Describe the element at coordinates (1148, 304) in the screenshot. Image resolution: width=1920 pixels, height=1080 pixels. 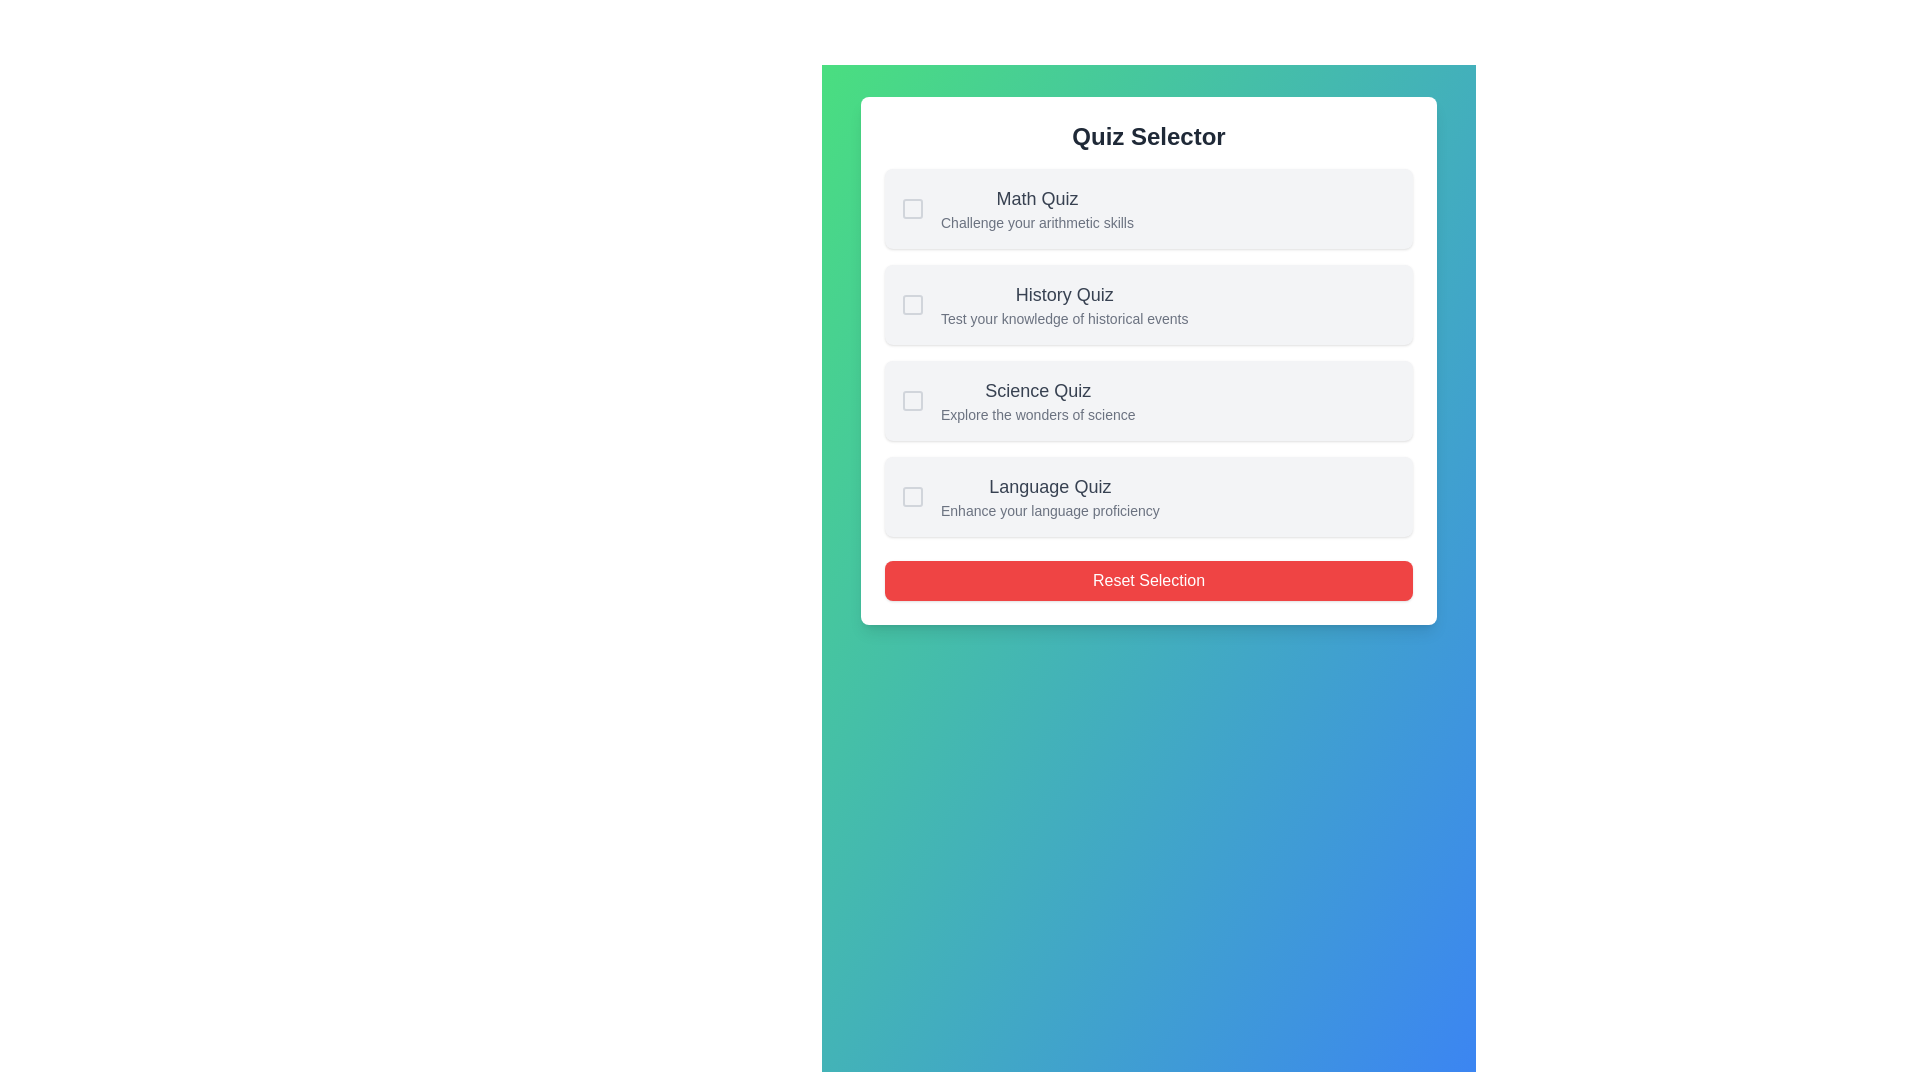
I see `the quiz card for History Quiz` at that location.